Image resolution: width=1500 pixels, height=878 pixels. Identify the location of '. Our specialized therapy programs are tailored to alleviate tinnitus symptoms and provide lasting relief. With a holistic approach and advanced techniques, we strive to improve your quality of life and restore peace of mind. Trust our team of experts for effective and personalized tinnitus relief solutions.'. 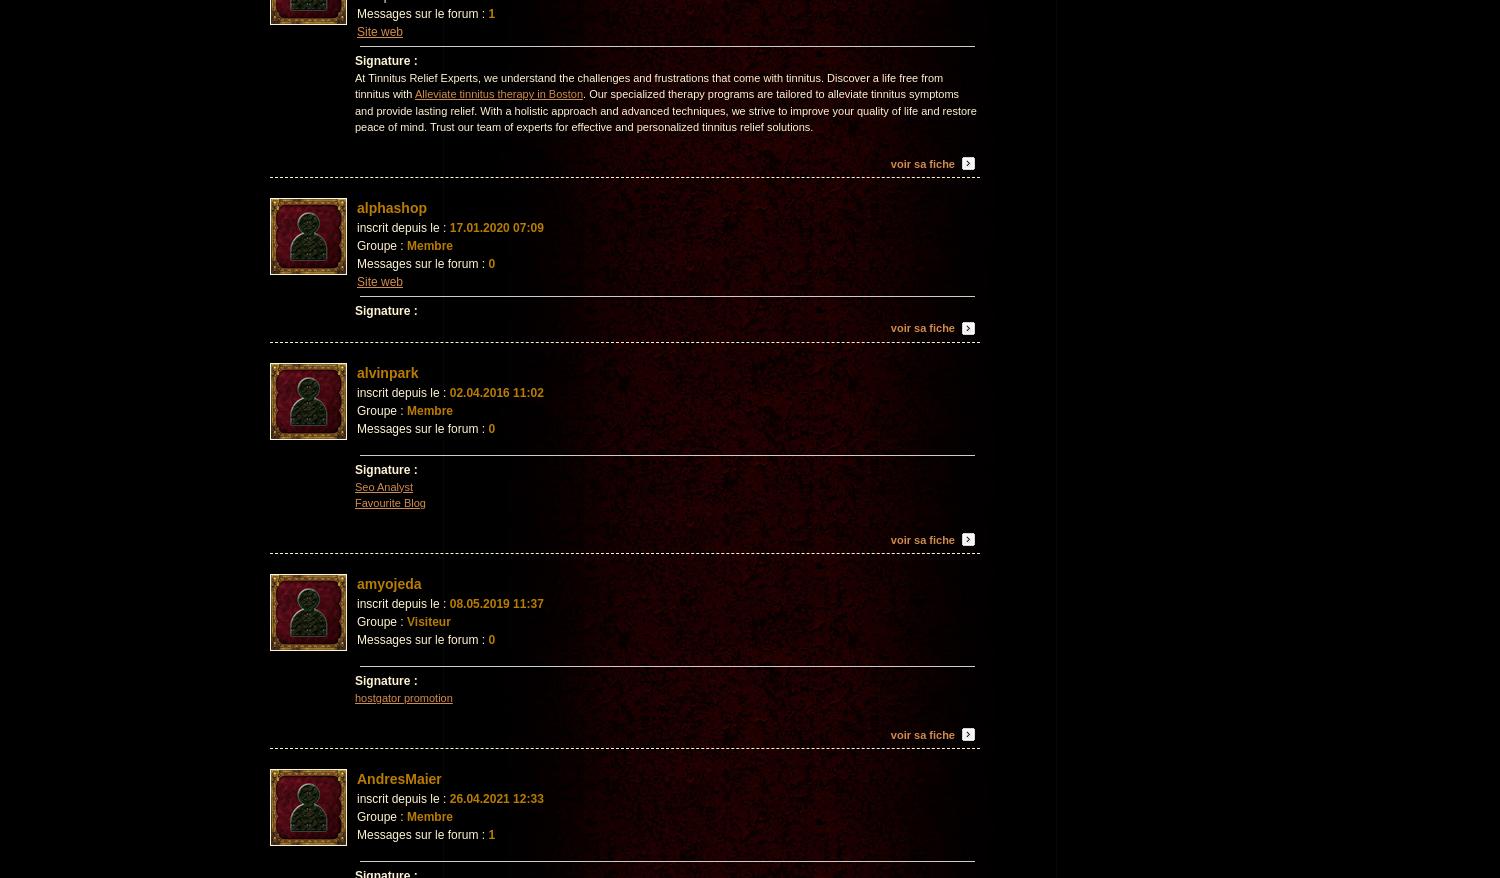
(665, 109).